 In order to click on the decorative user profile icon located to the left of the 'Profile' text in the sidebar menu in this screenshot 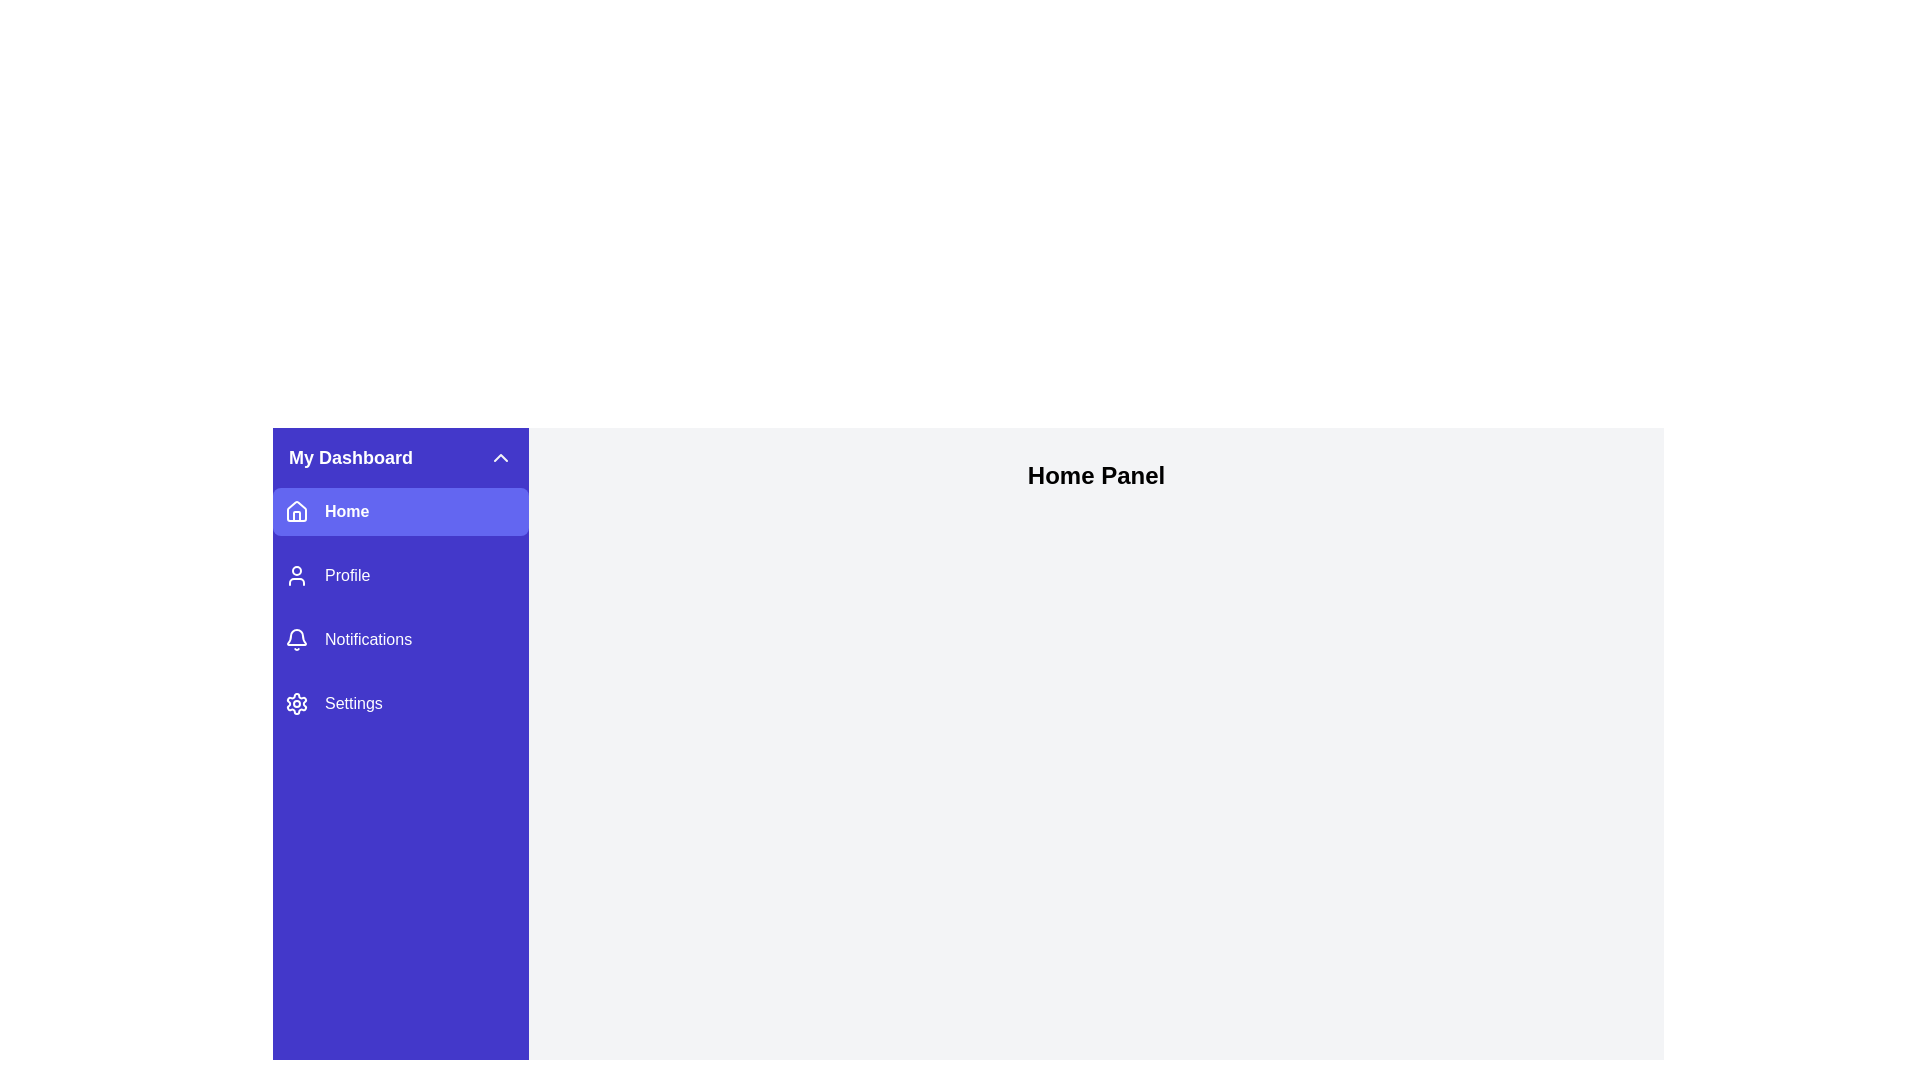, I will do `click(296, 575)`.